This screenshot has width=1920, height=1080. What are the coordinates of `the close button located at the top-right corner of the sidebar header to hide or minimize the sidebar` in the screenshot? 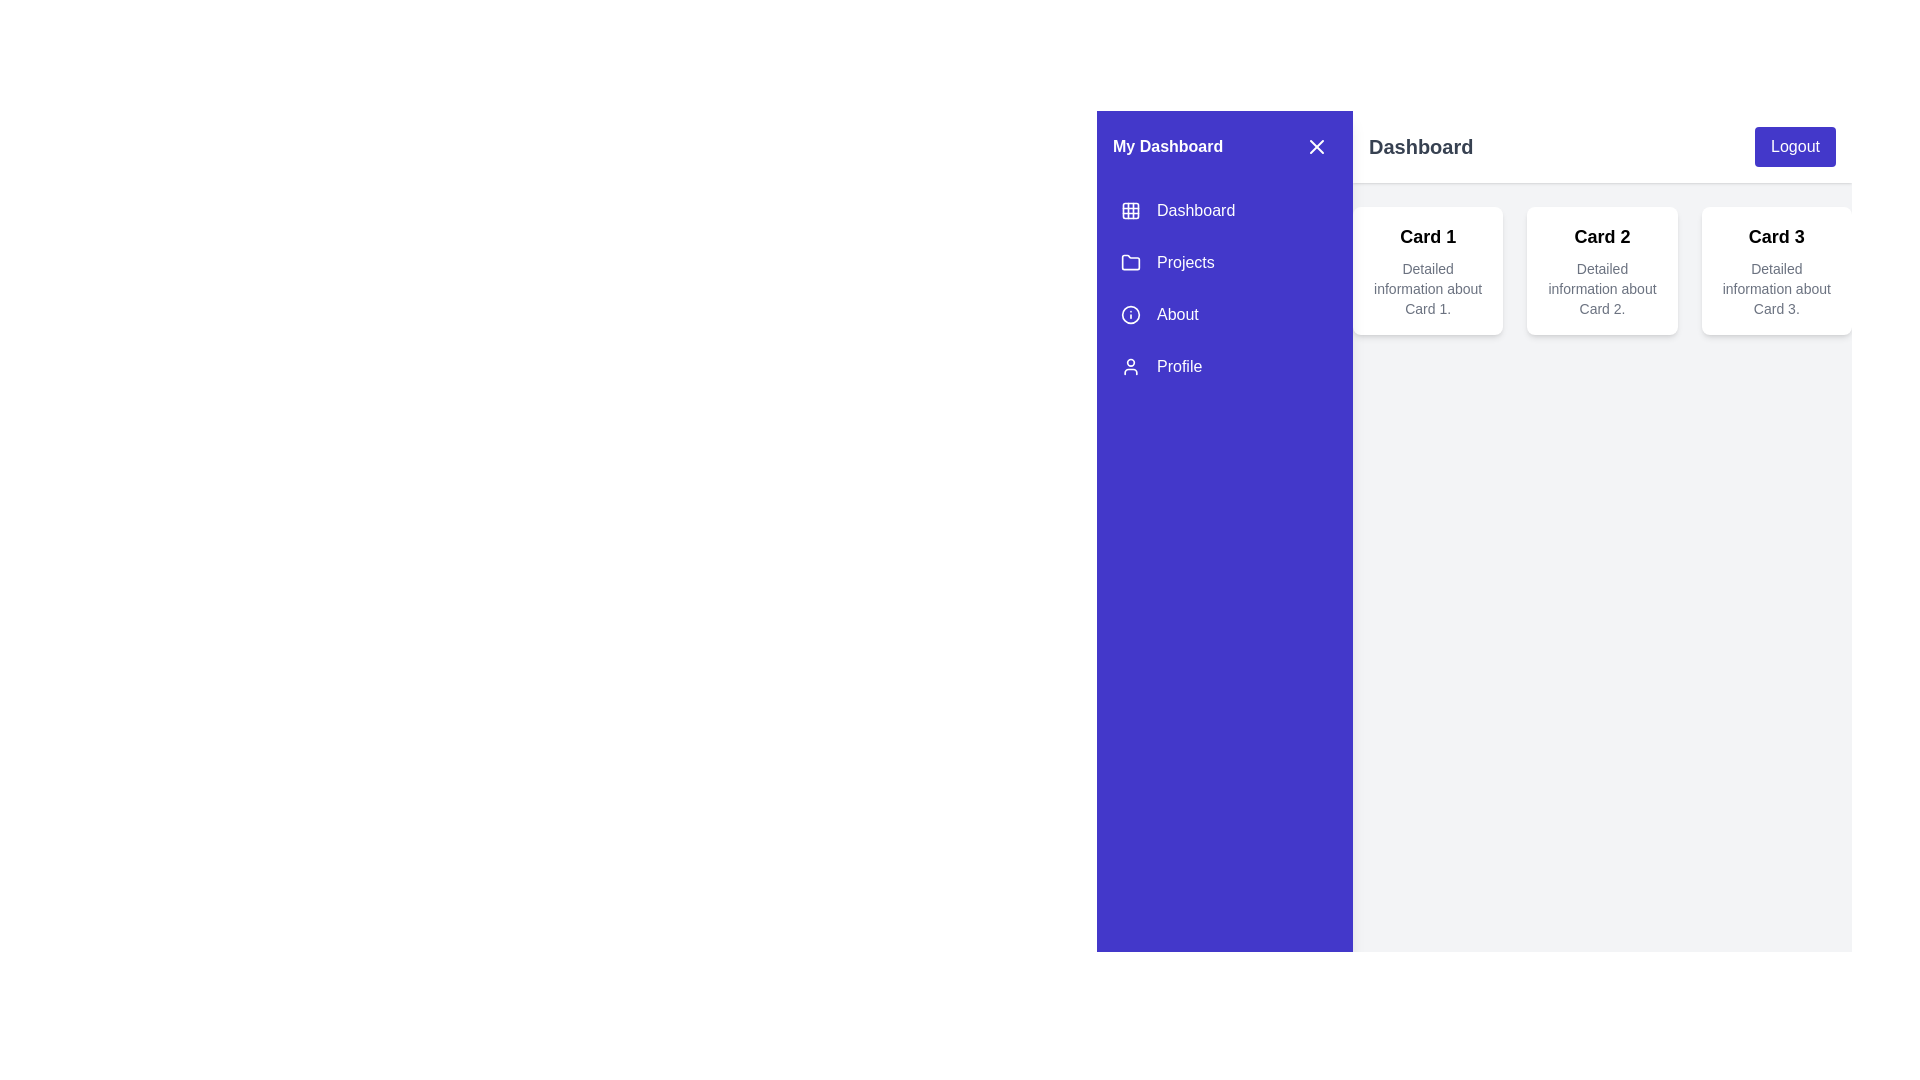 It's located at (1316, 145).